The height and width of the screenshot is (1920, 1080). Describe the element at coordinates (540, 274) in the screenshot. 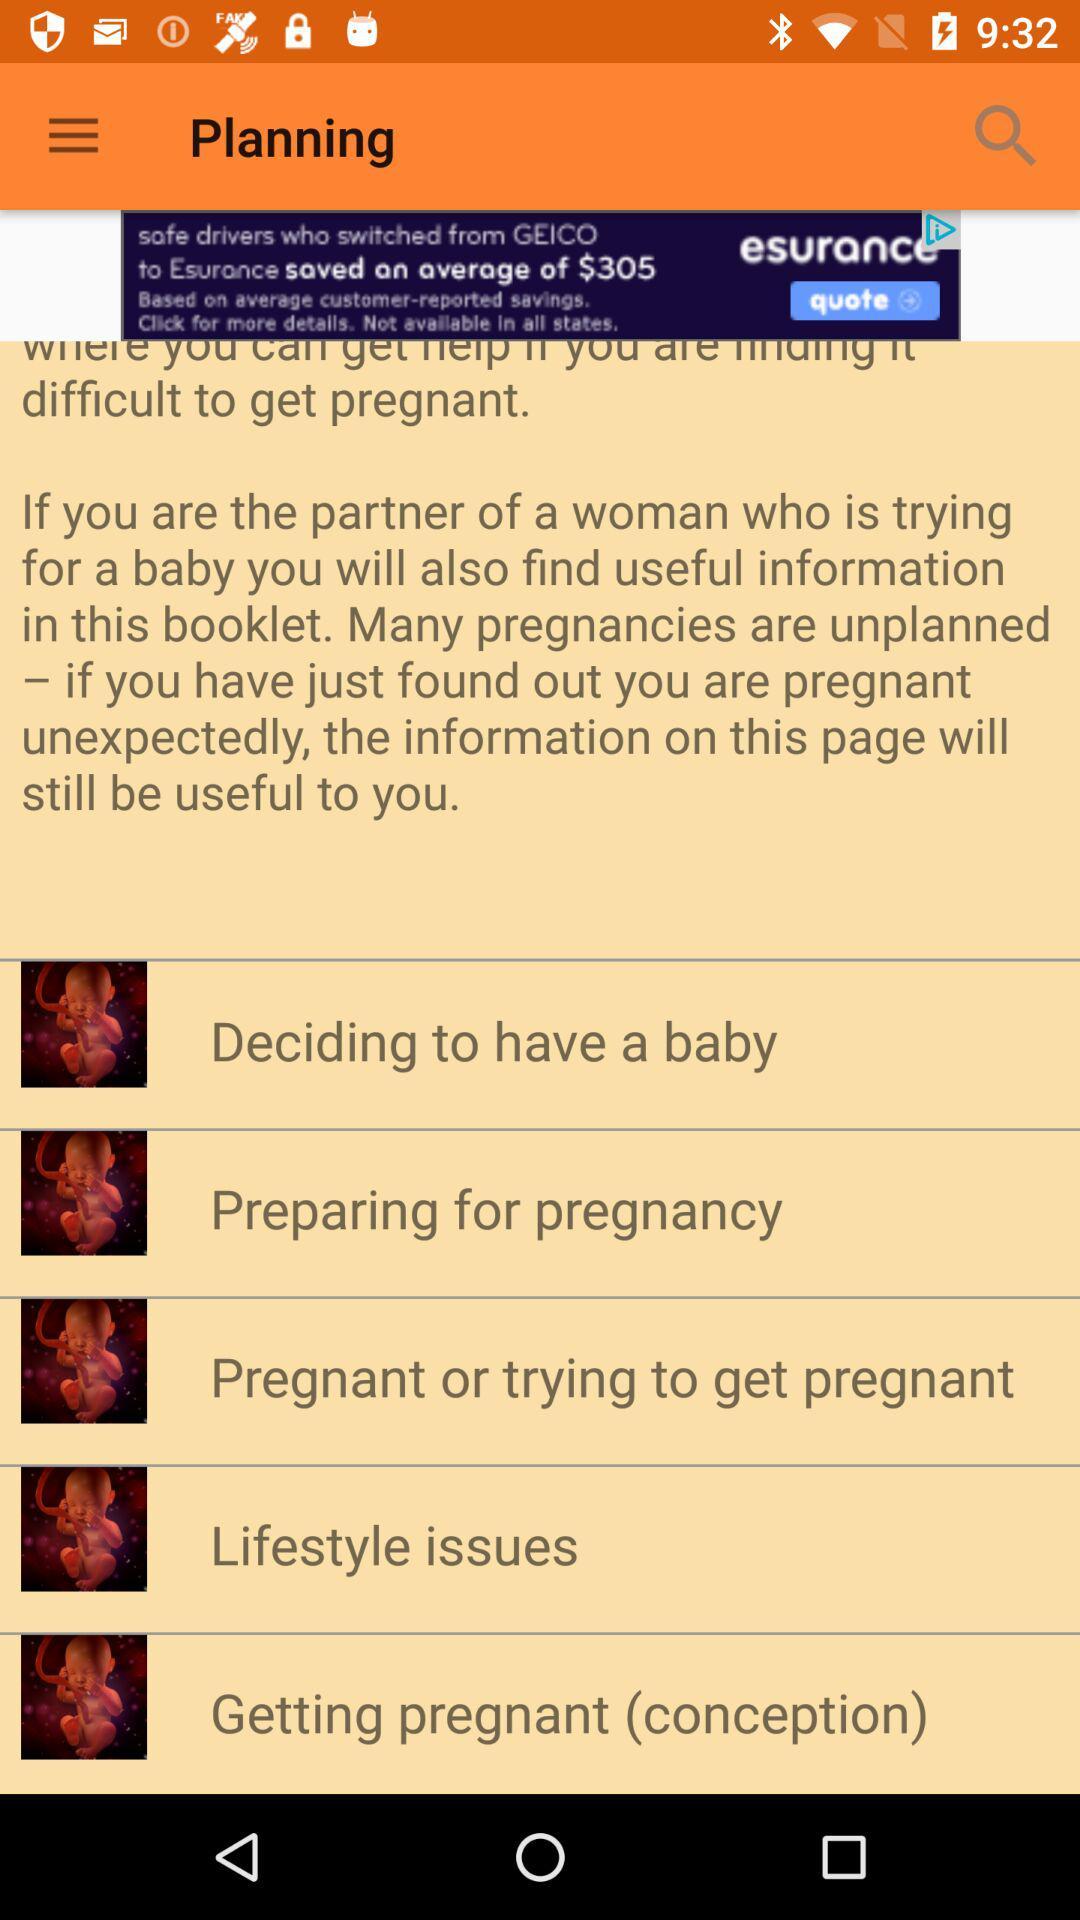

I see `advertisement for esurance` at that location.